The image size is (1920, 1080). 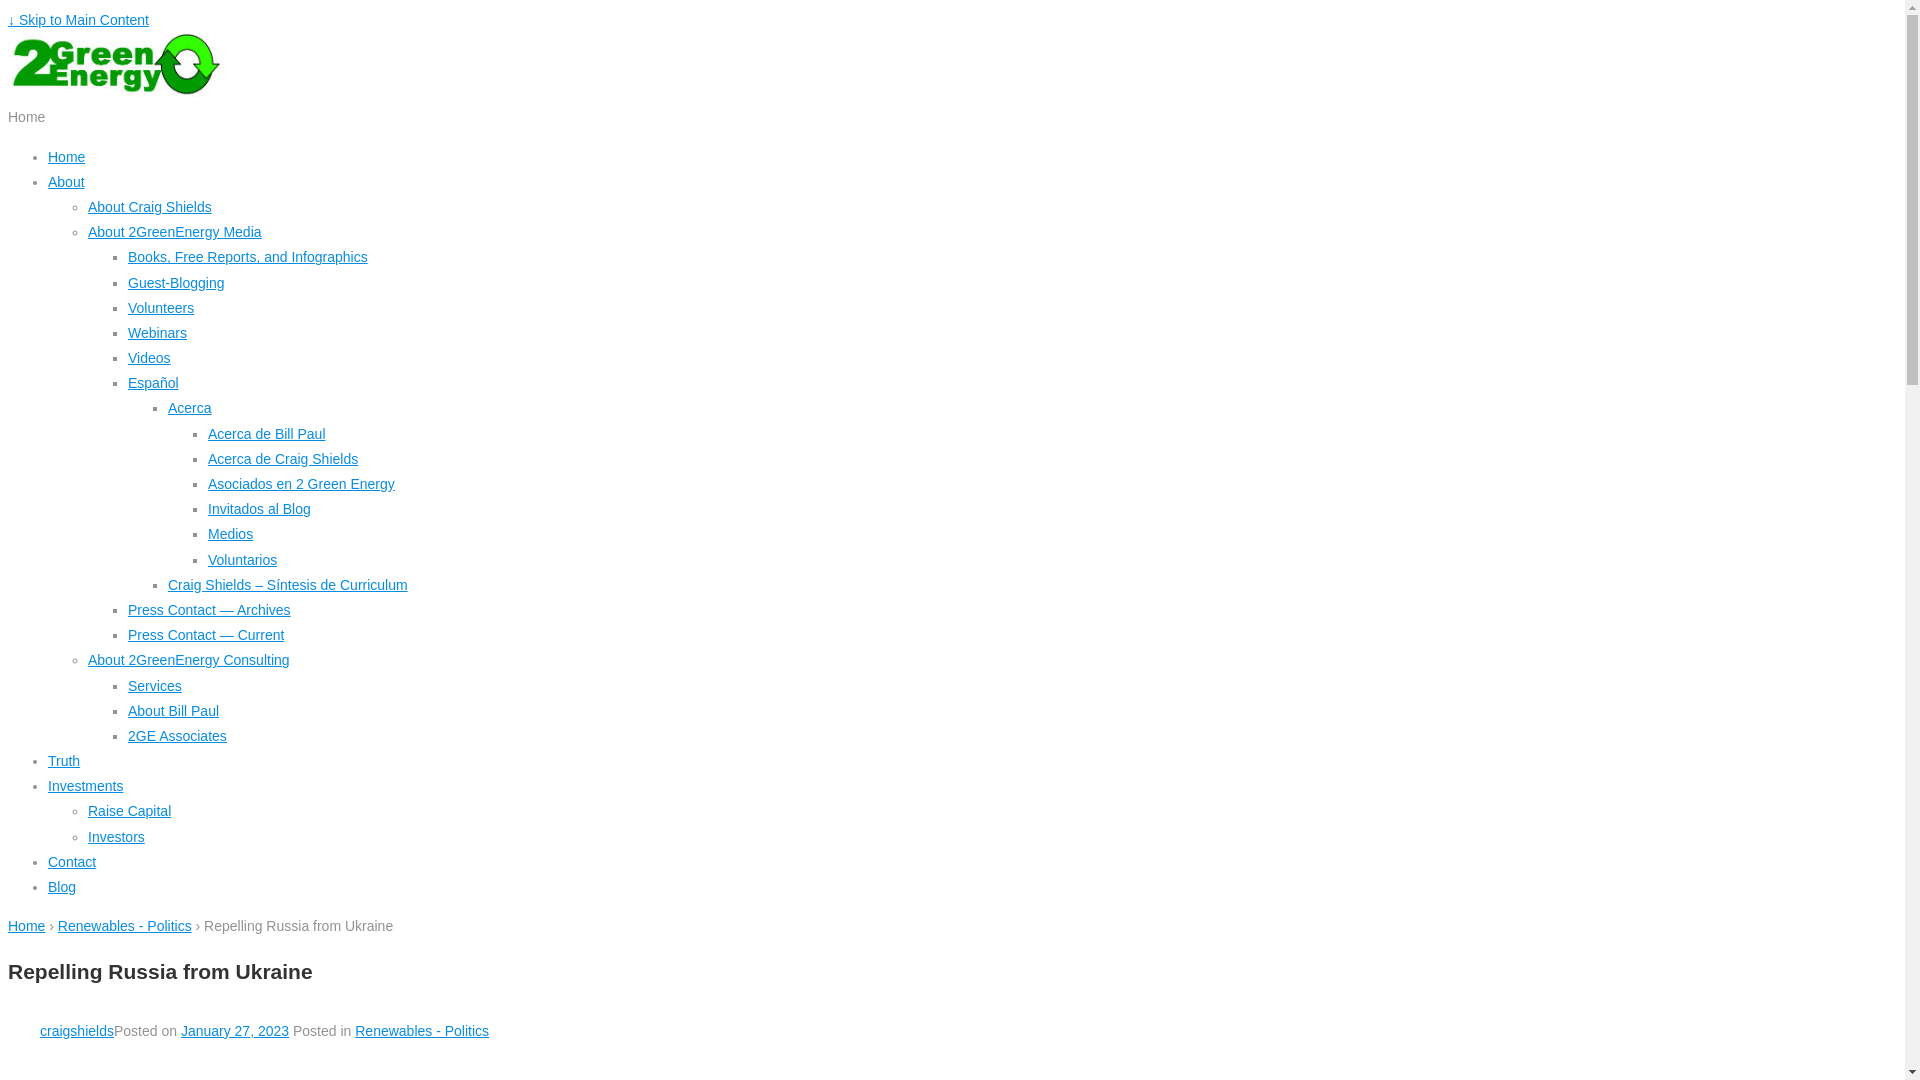 I want to click on 'Investors', so click(x=115, y=837).